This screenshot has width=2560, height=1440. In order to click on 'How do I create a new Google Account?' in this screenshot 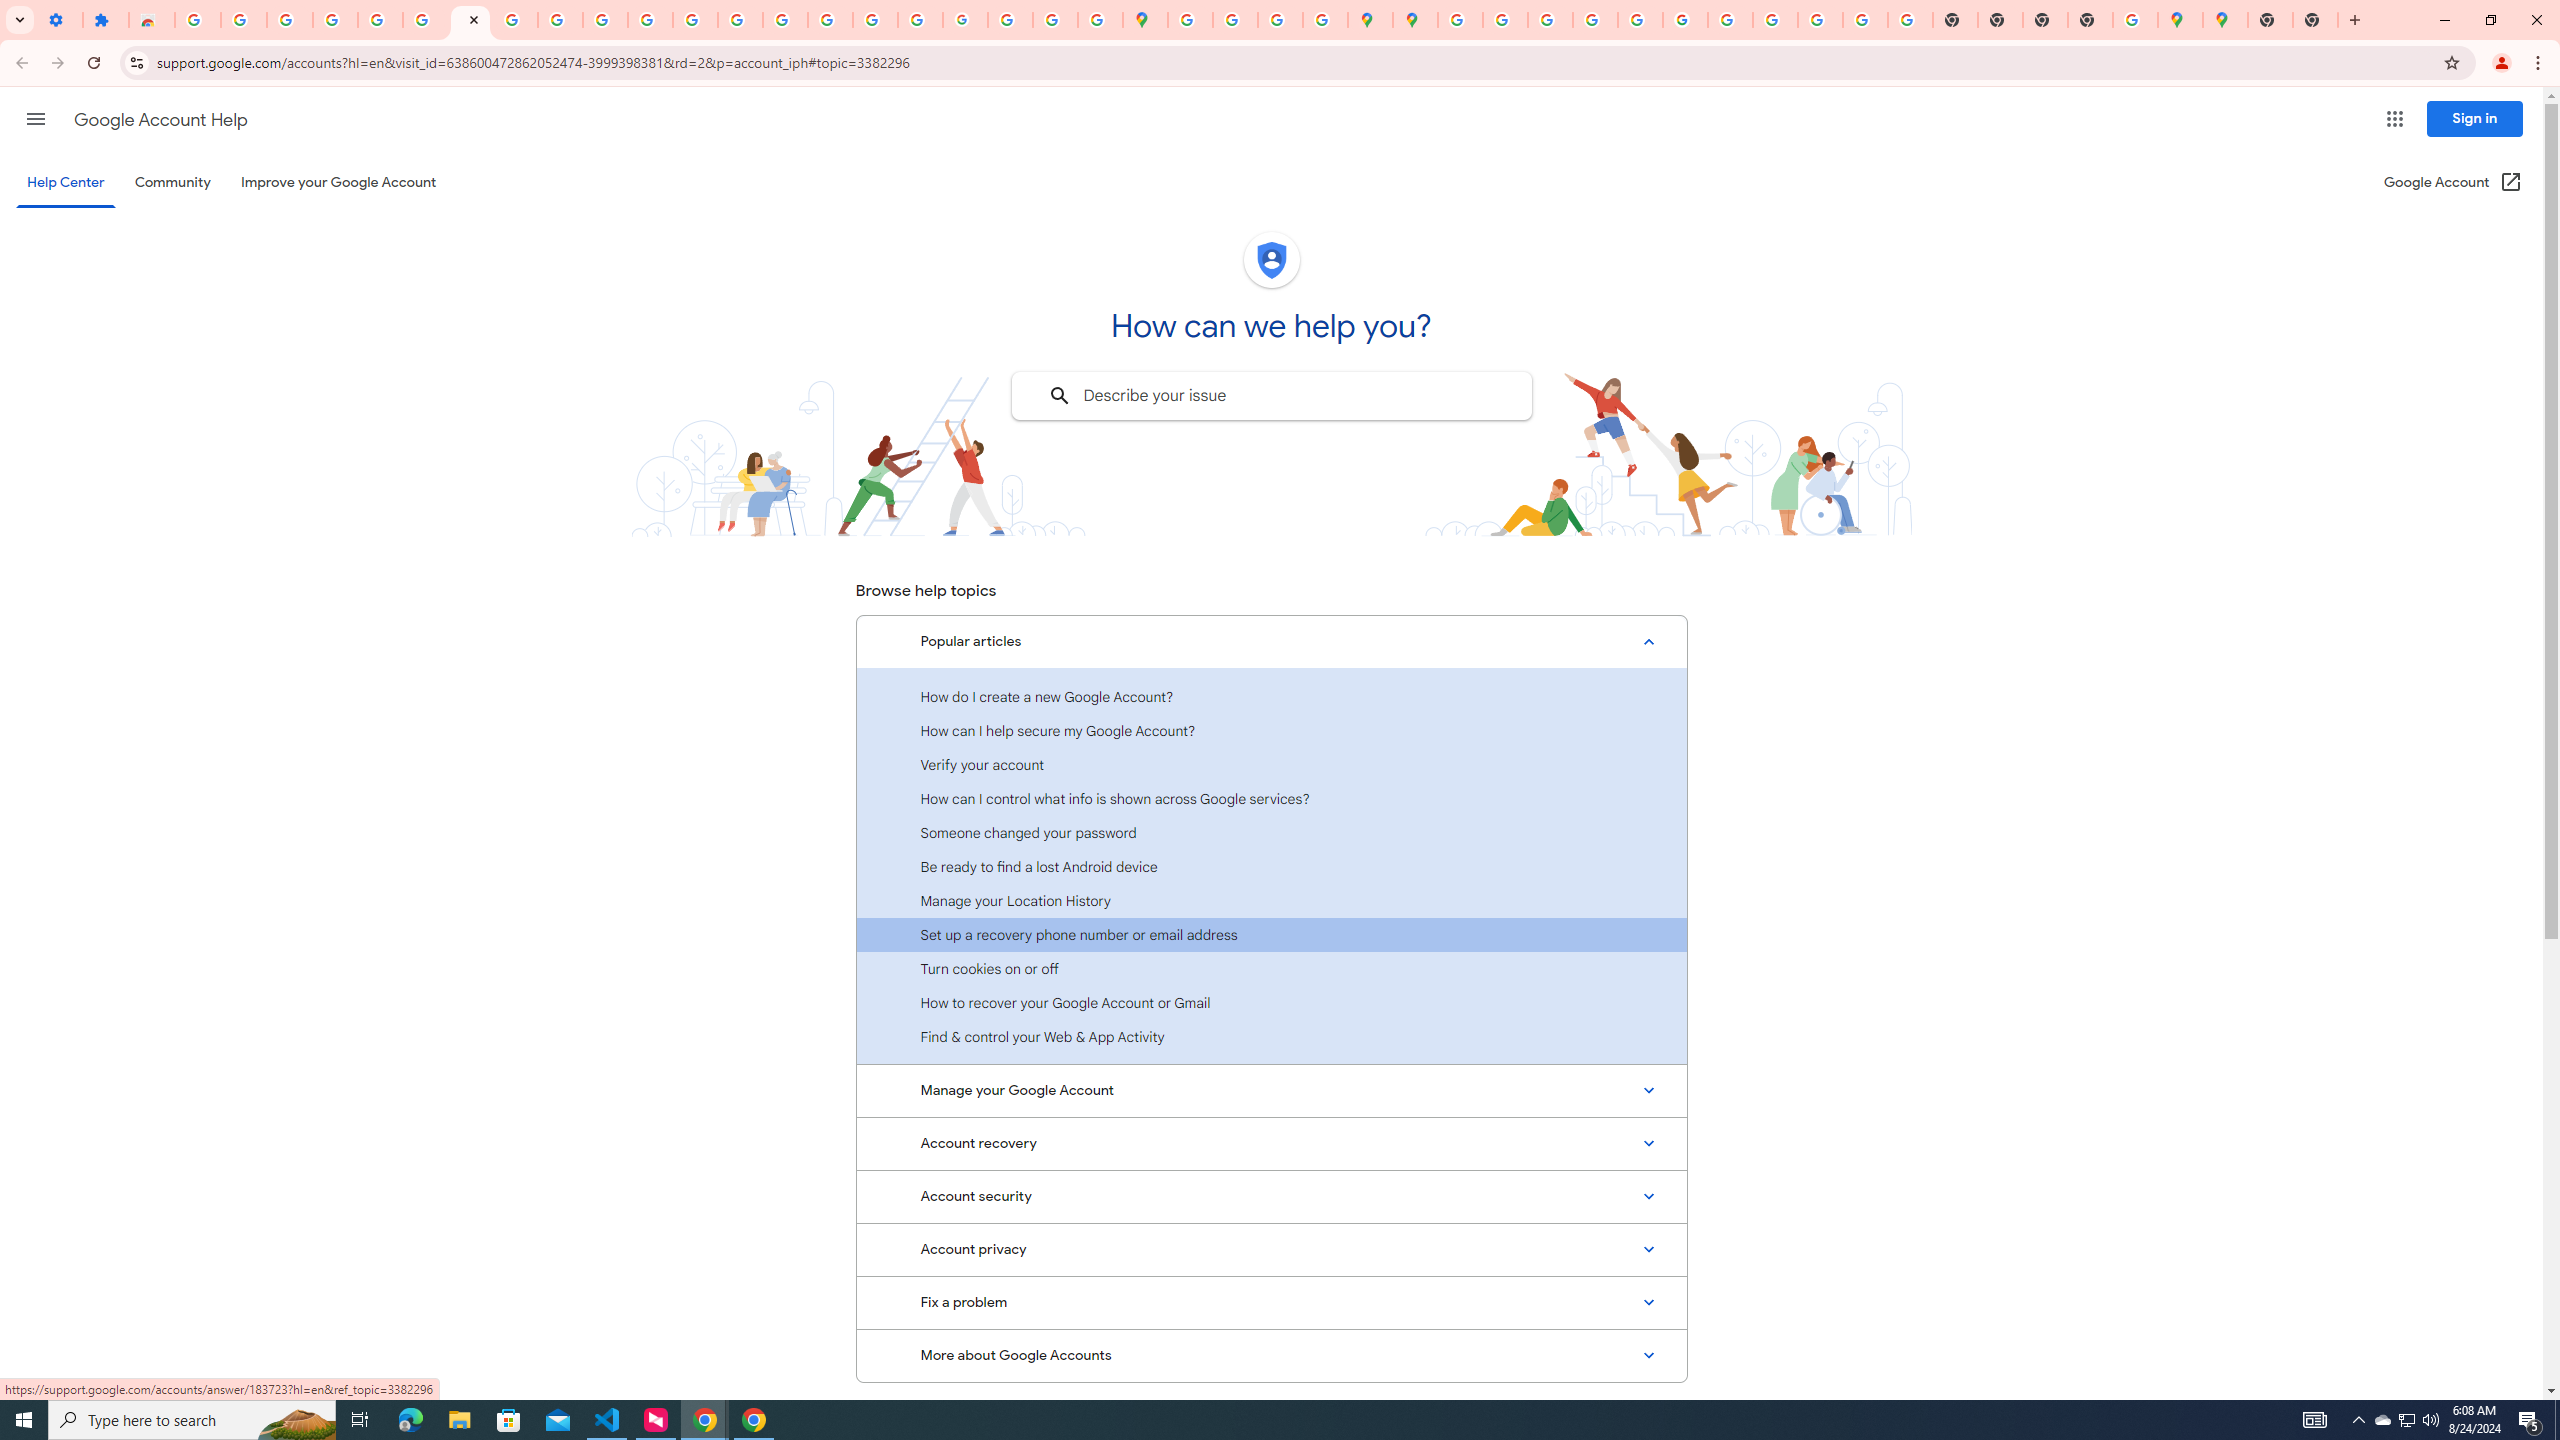, I will do `click(1271, 696)`.